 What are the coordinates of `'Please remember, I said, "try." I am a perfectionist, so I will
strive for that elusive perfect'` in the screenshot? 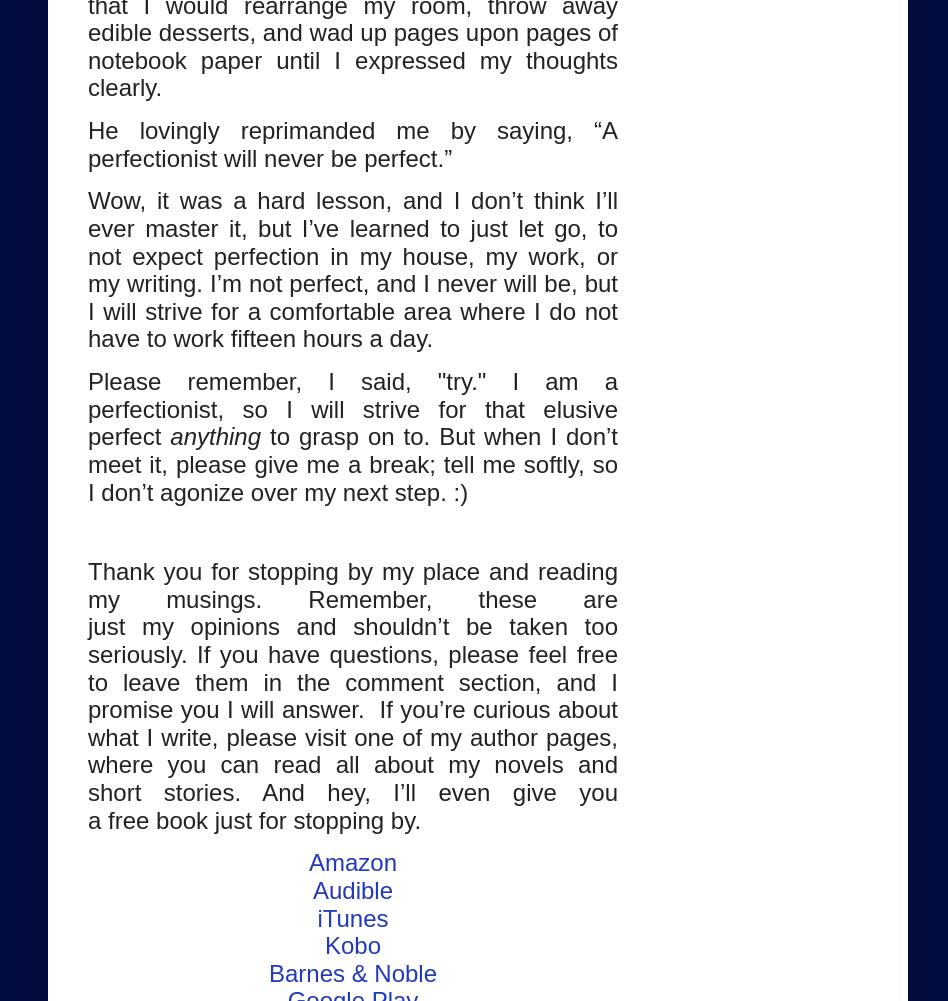 It's located at (353, 408).